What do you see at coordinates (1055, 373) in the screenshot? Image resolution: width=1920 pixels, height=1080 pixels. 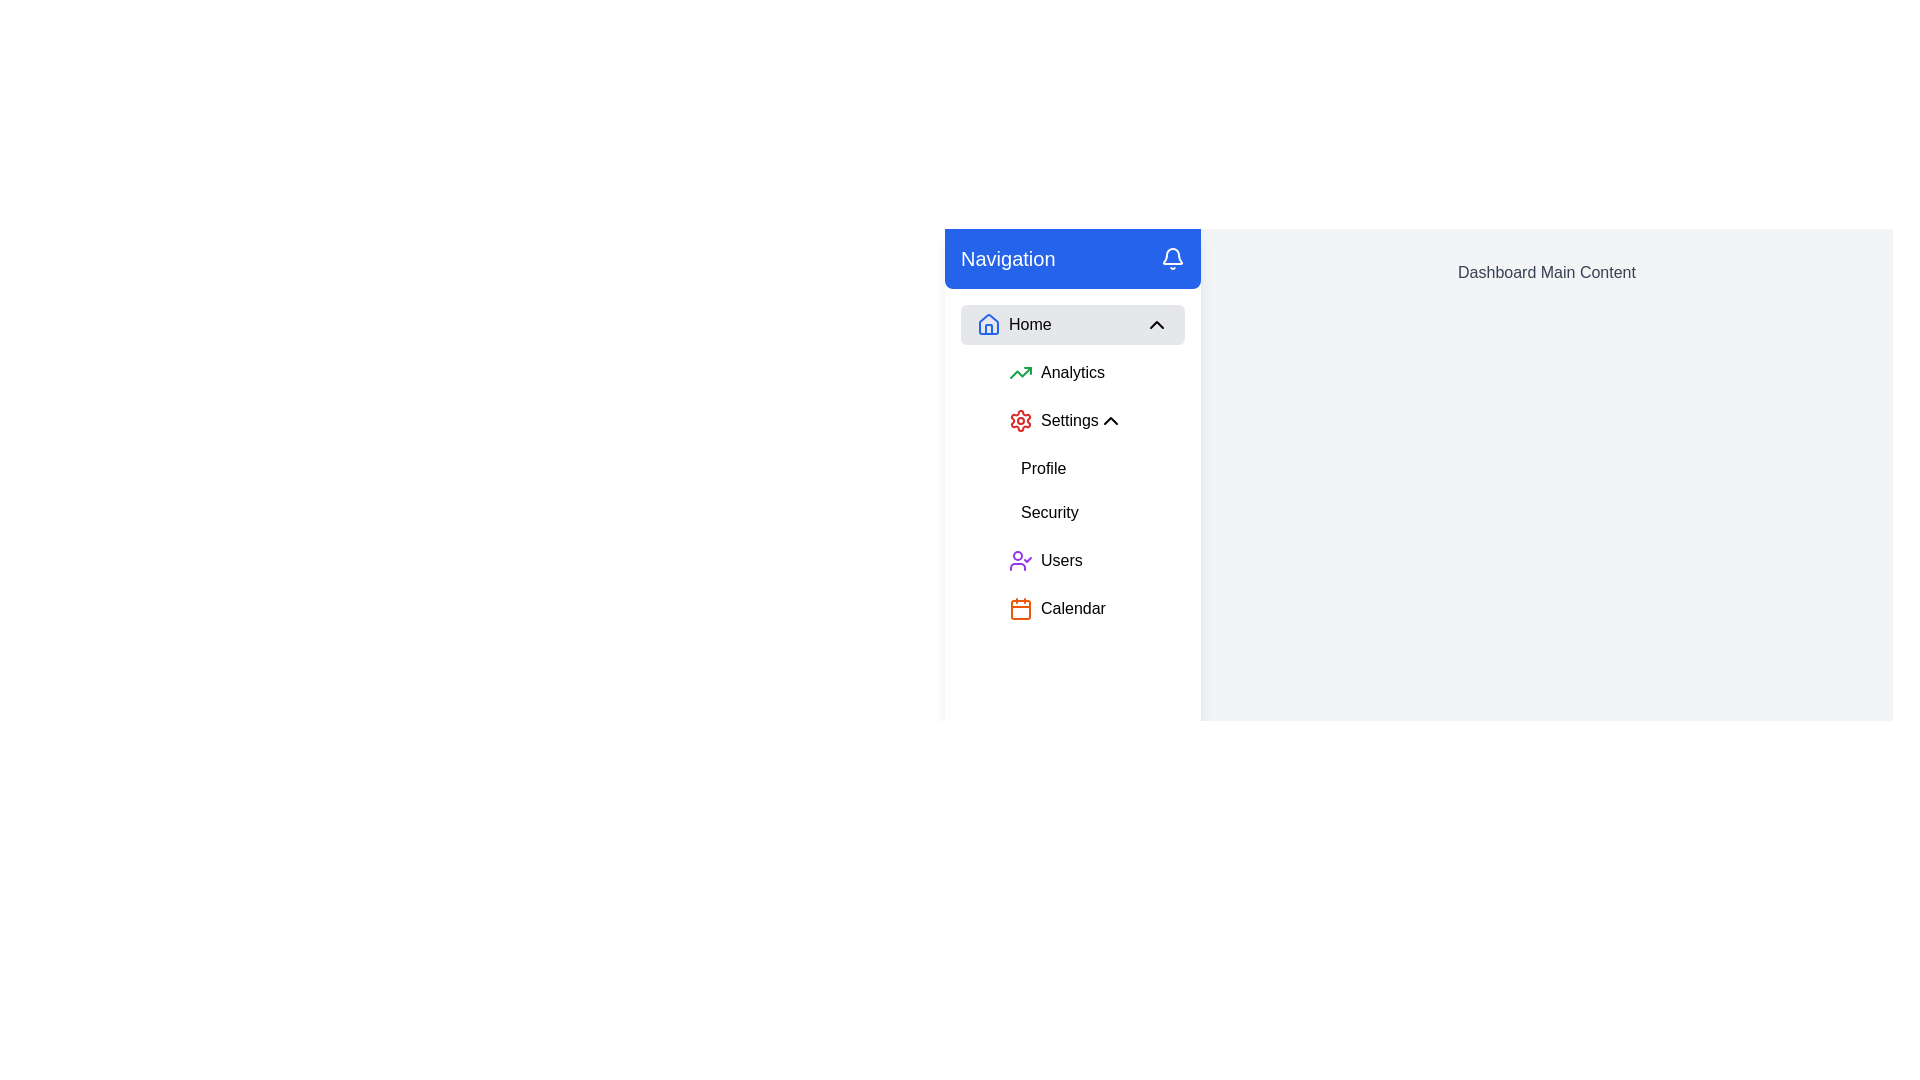 I see `the 'Analytics' button located in the vertical navigation menu` at bounding box center [1055, 373].